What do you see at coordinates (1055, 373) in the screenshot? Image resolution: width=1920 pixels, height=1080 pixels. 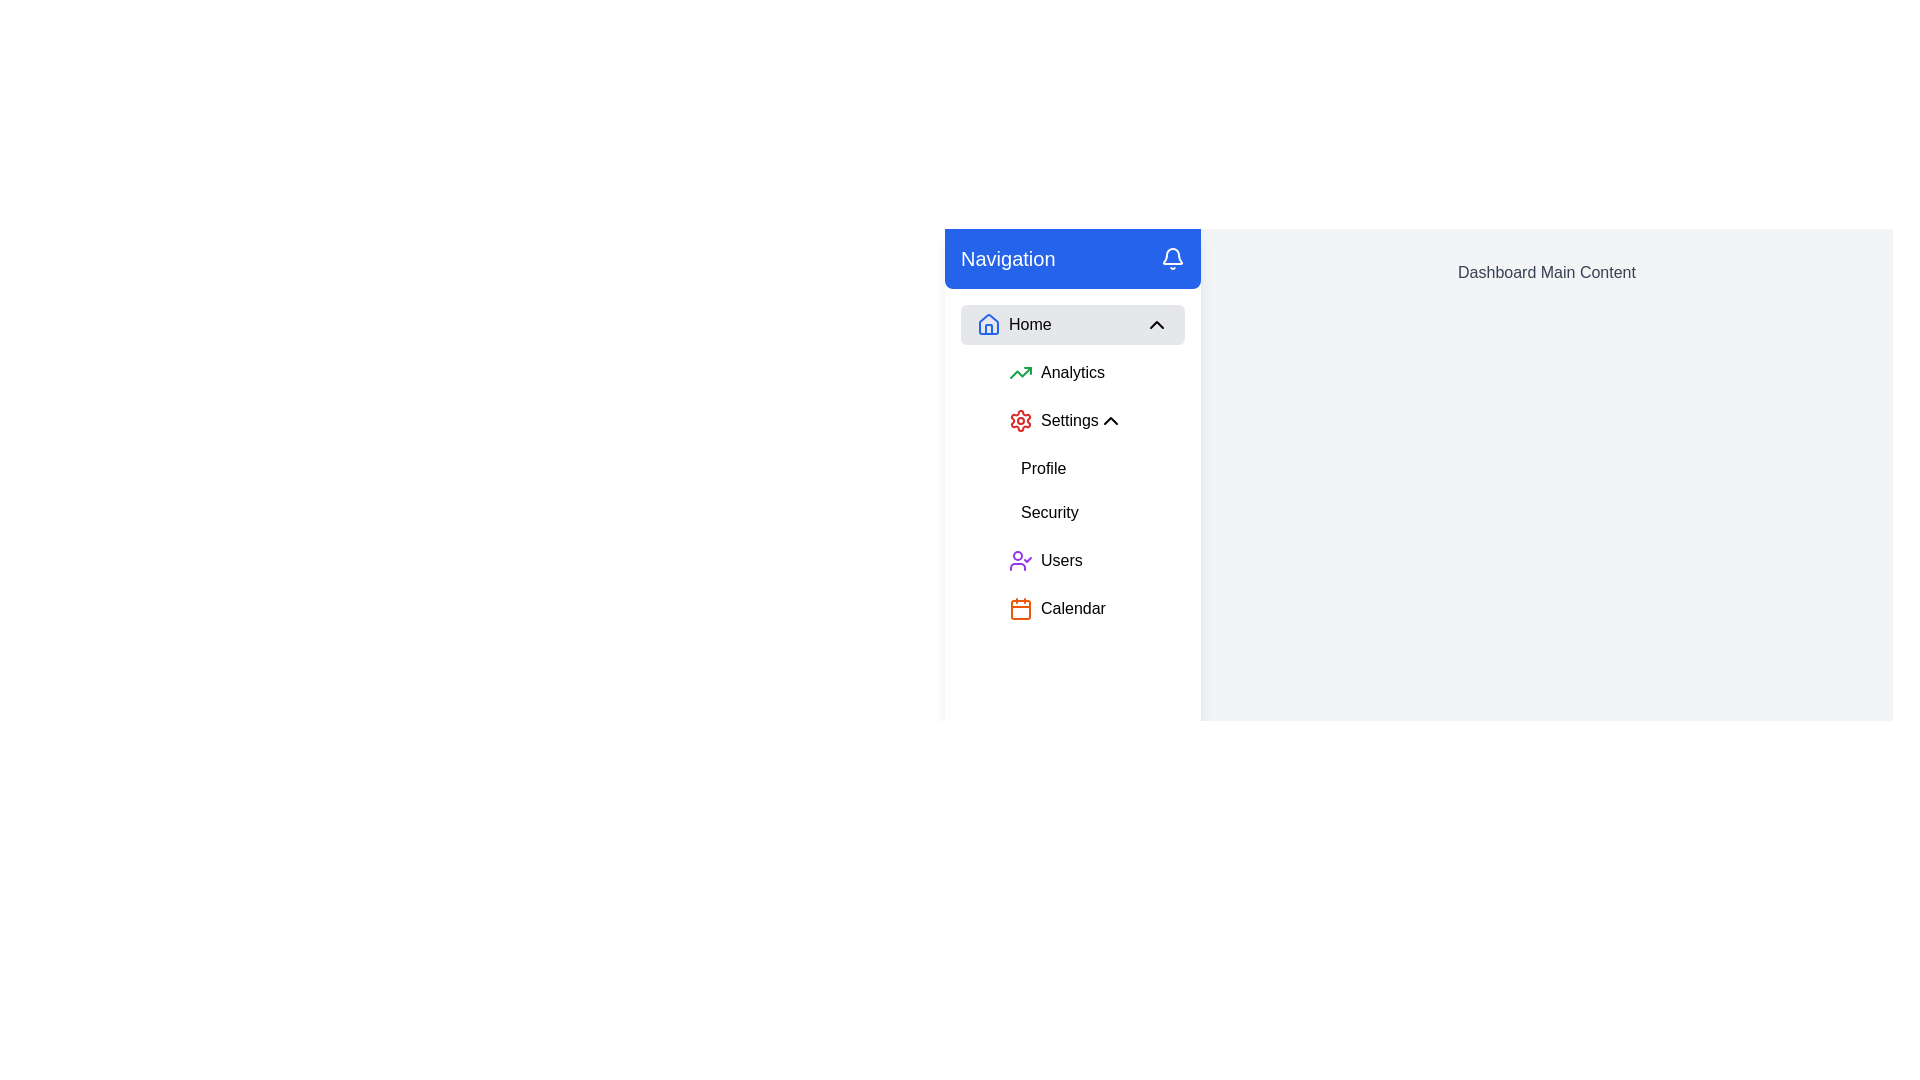 I see `the 'Analytics' button located in the vertical navigation menu` at bounding box center [1055, 373].